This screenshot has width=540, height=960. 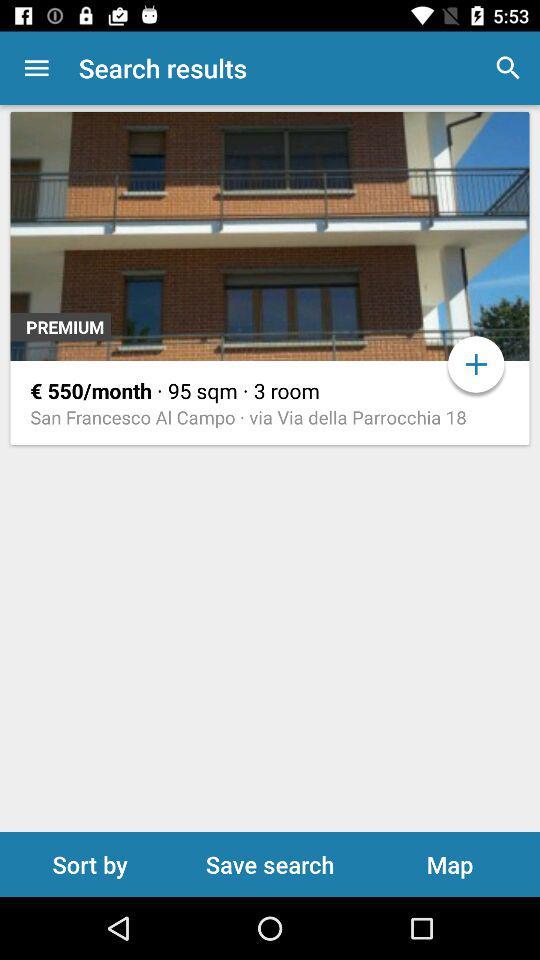 I want to click on the item next to the search results item, so click(x=36, y=68).